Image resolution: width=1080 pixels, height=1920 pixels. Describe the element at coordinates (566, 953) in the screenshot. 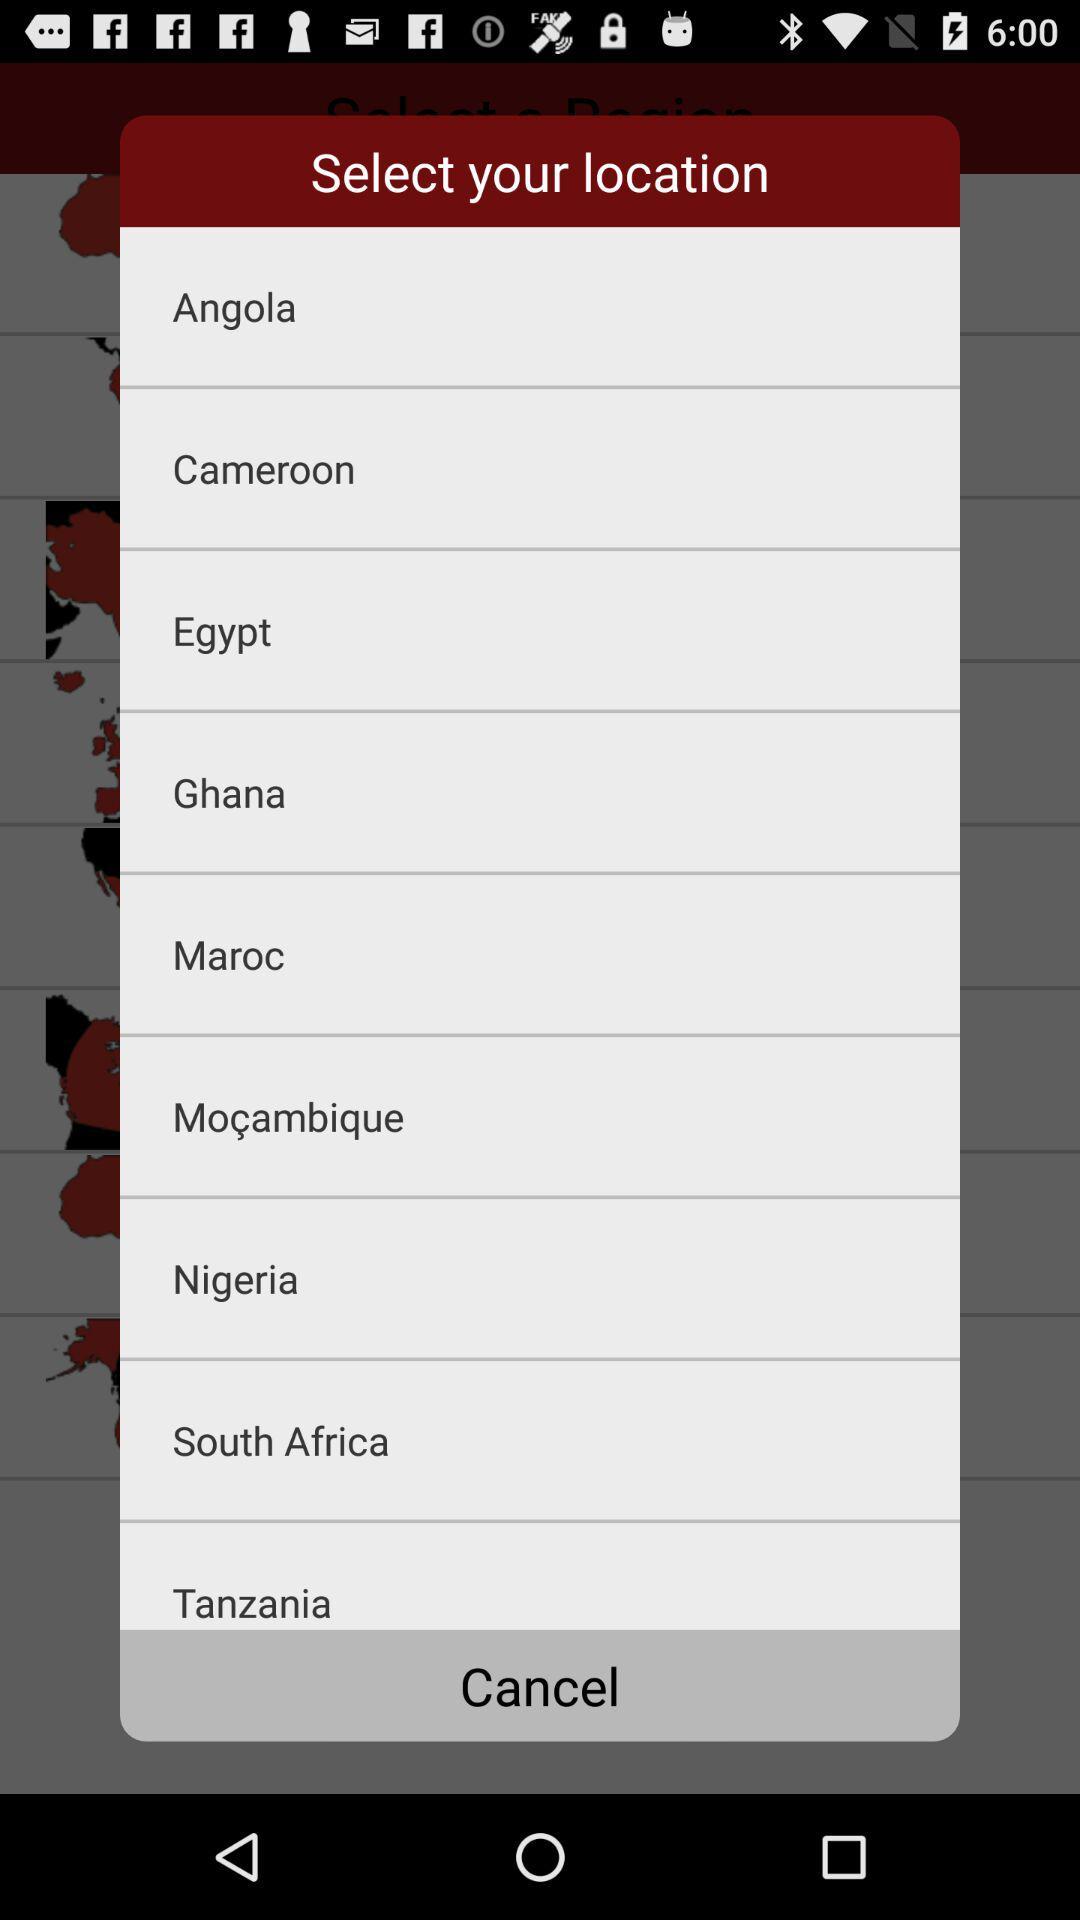

I see `the maroc app` at that location.